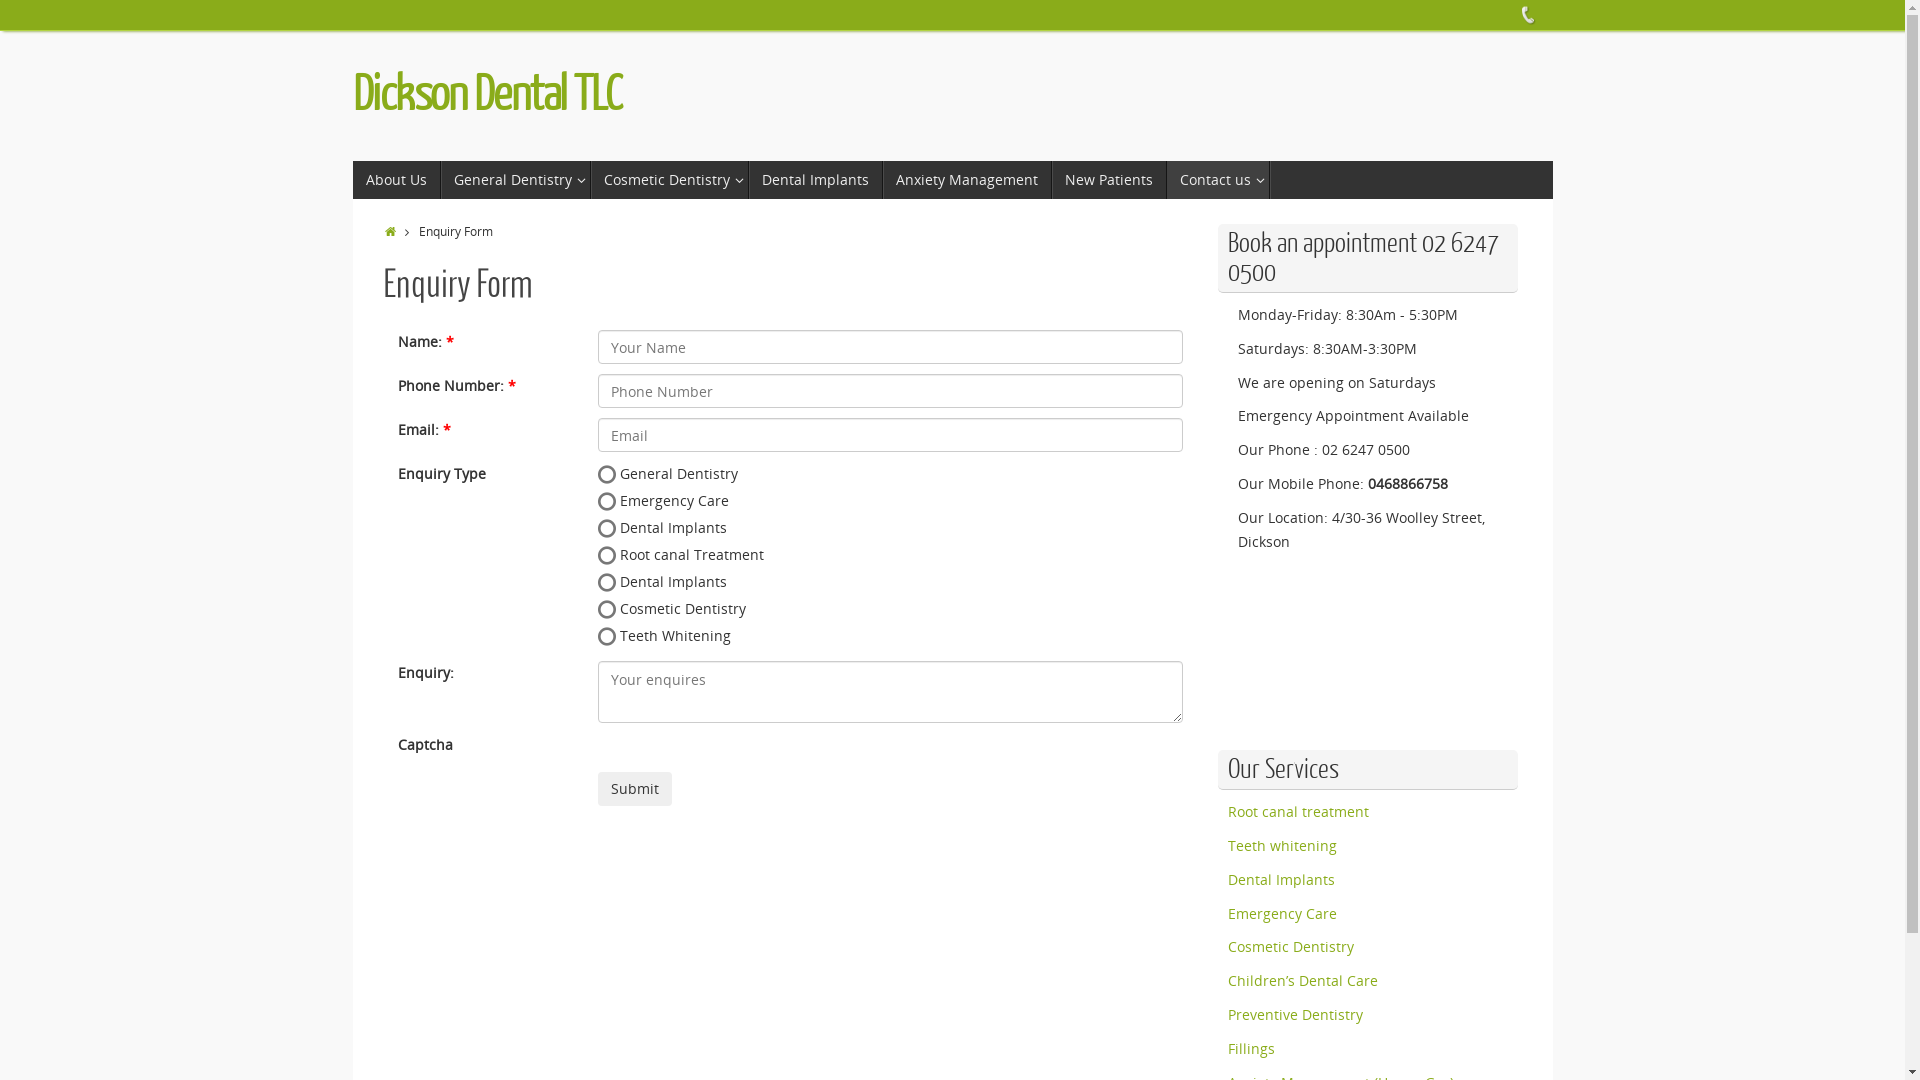 Image resolution: width=1920 pixels, height=1080 pixels. I want to click on 'Submit', so click(633, 788).